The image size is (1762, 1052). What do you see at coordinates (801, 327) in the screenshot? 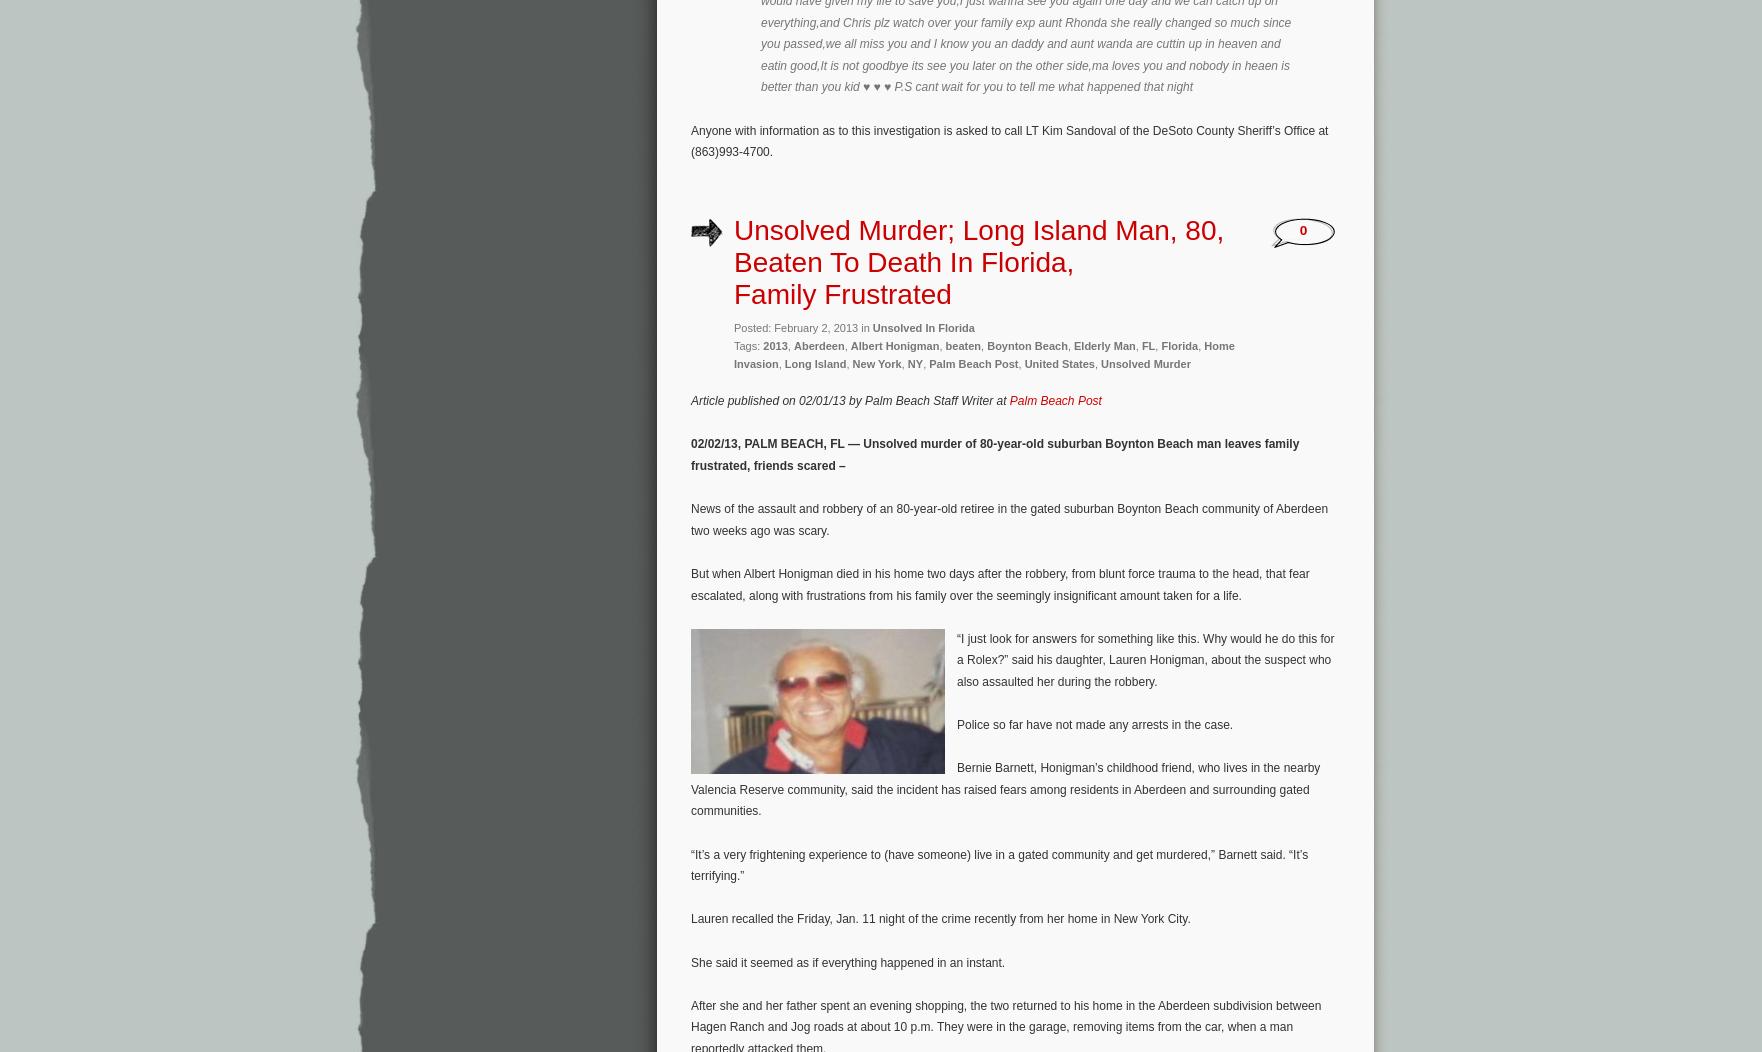
I see `'Posted: February 2, 2013 in'` at bounding box center [801, 327].